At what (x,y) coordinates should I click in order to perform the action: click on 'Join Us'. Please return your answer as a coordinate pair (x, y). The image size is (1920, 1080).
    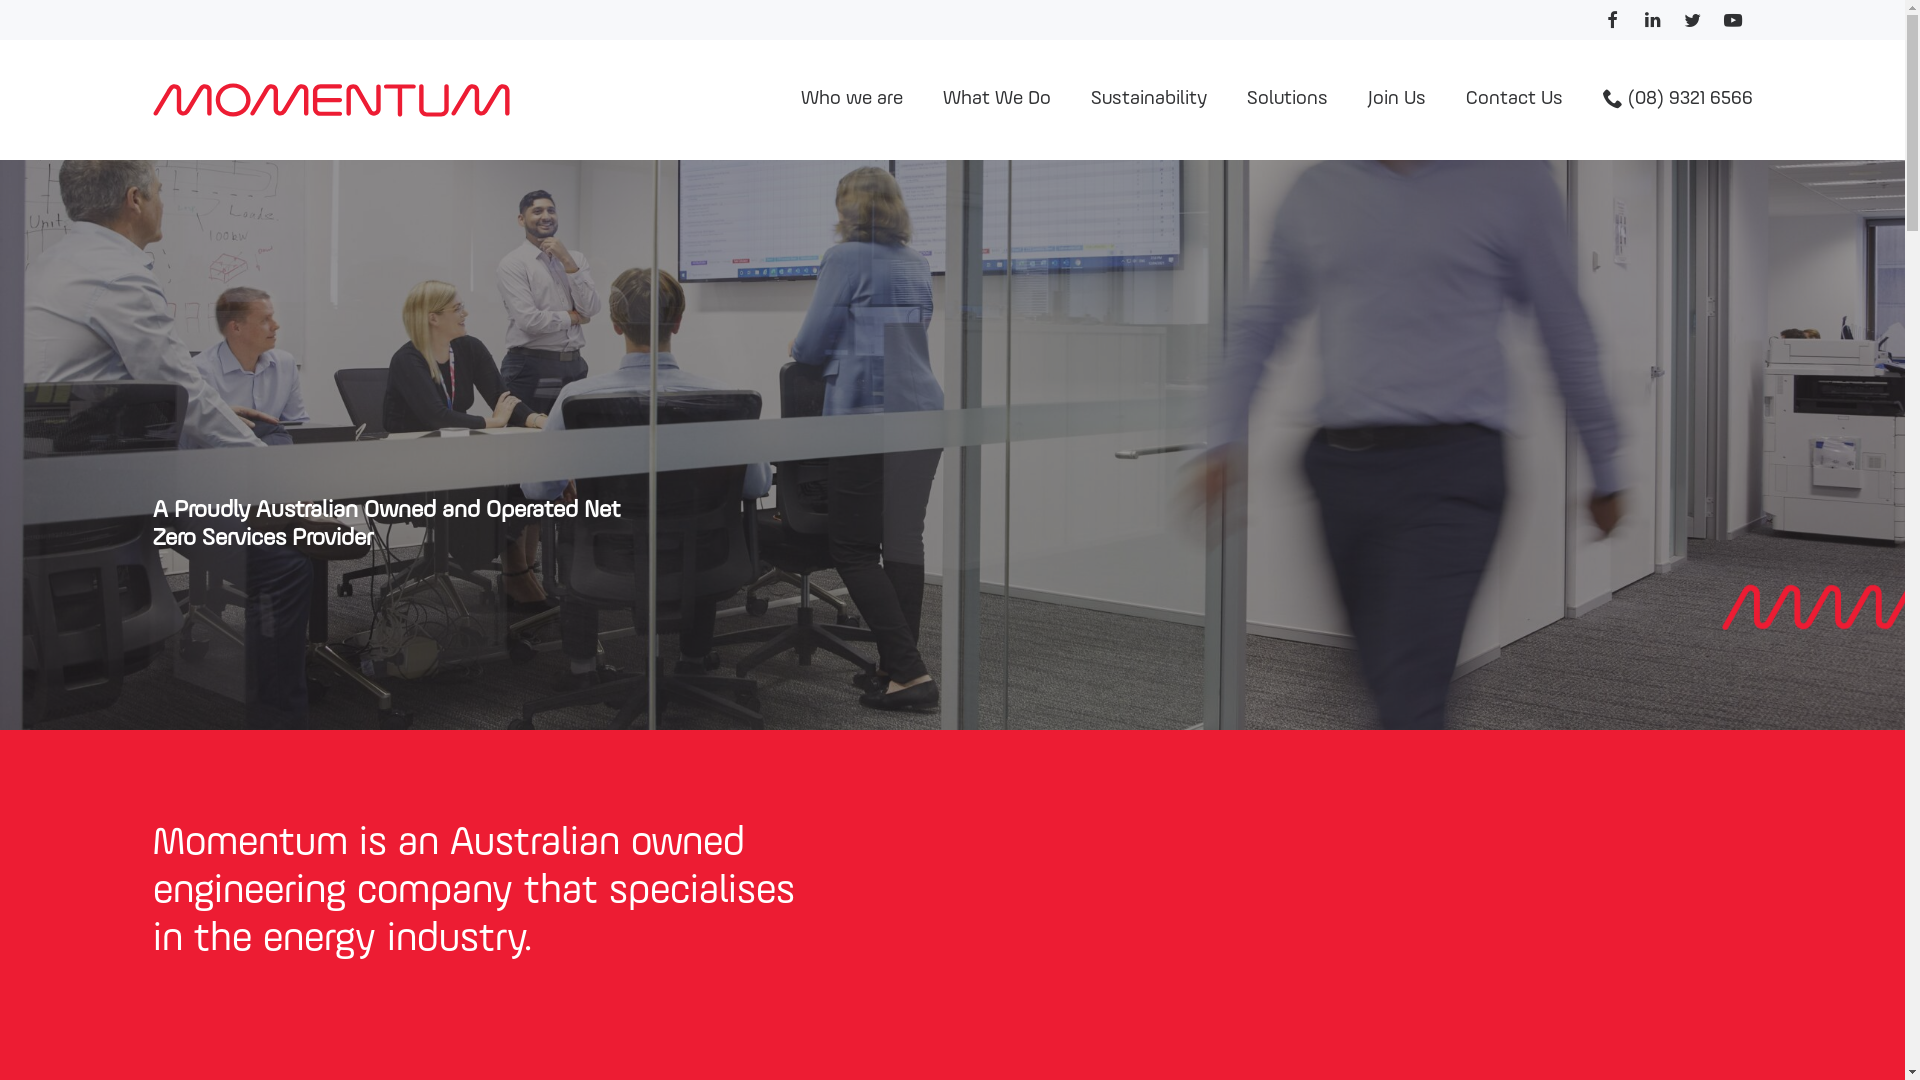
    Looking at the image, I should click on (1395, 100).